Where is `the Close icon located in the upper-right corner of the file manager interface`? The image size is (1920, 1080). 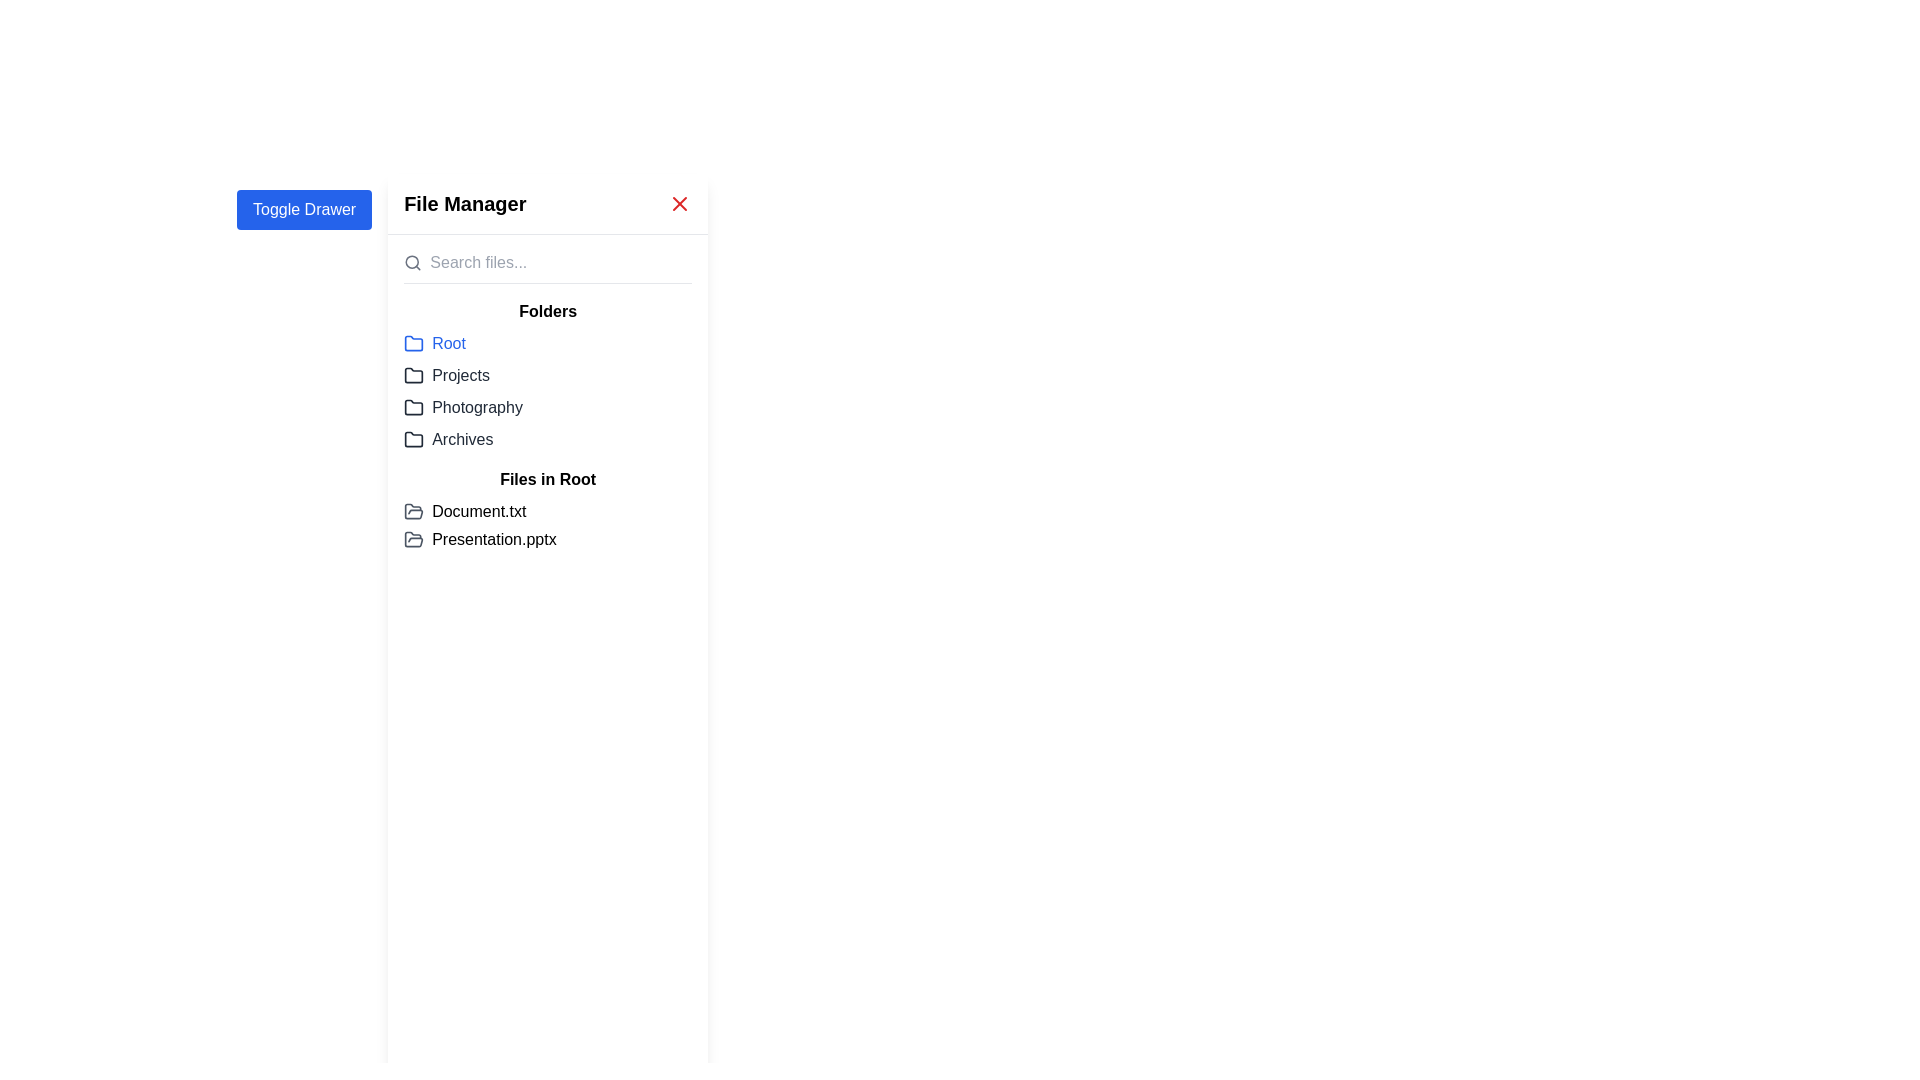 the Close icon located in the upper-right corner of the file manager interface is located at coordinates (680, 204).